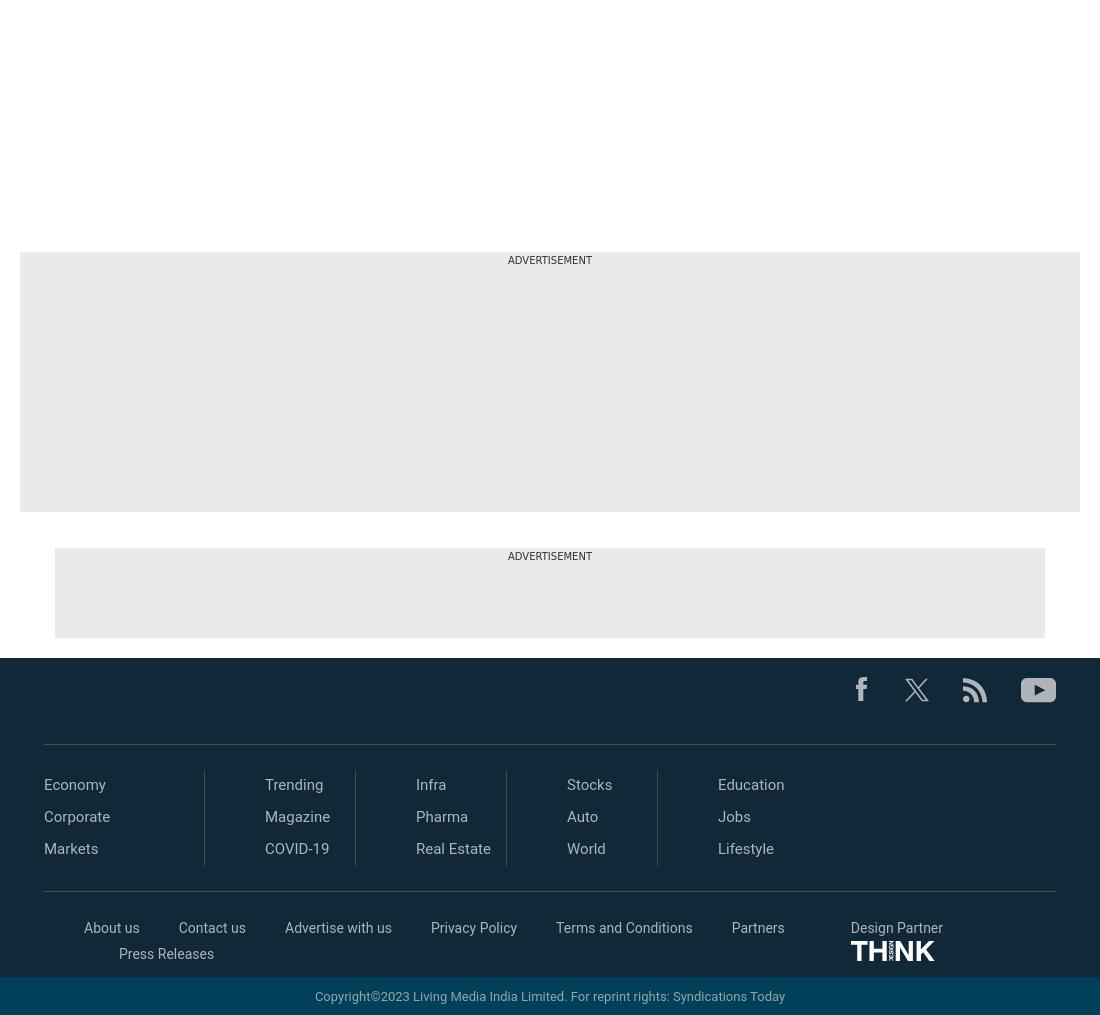 This screenshot has width=1100, height=1015. Describe the element at coordinates (549, 995) in the screenshot. I see `'Copyright©2023 Living Media India Limited. For reprint rights: Syndications Today'` at that location.